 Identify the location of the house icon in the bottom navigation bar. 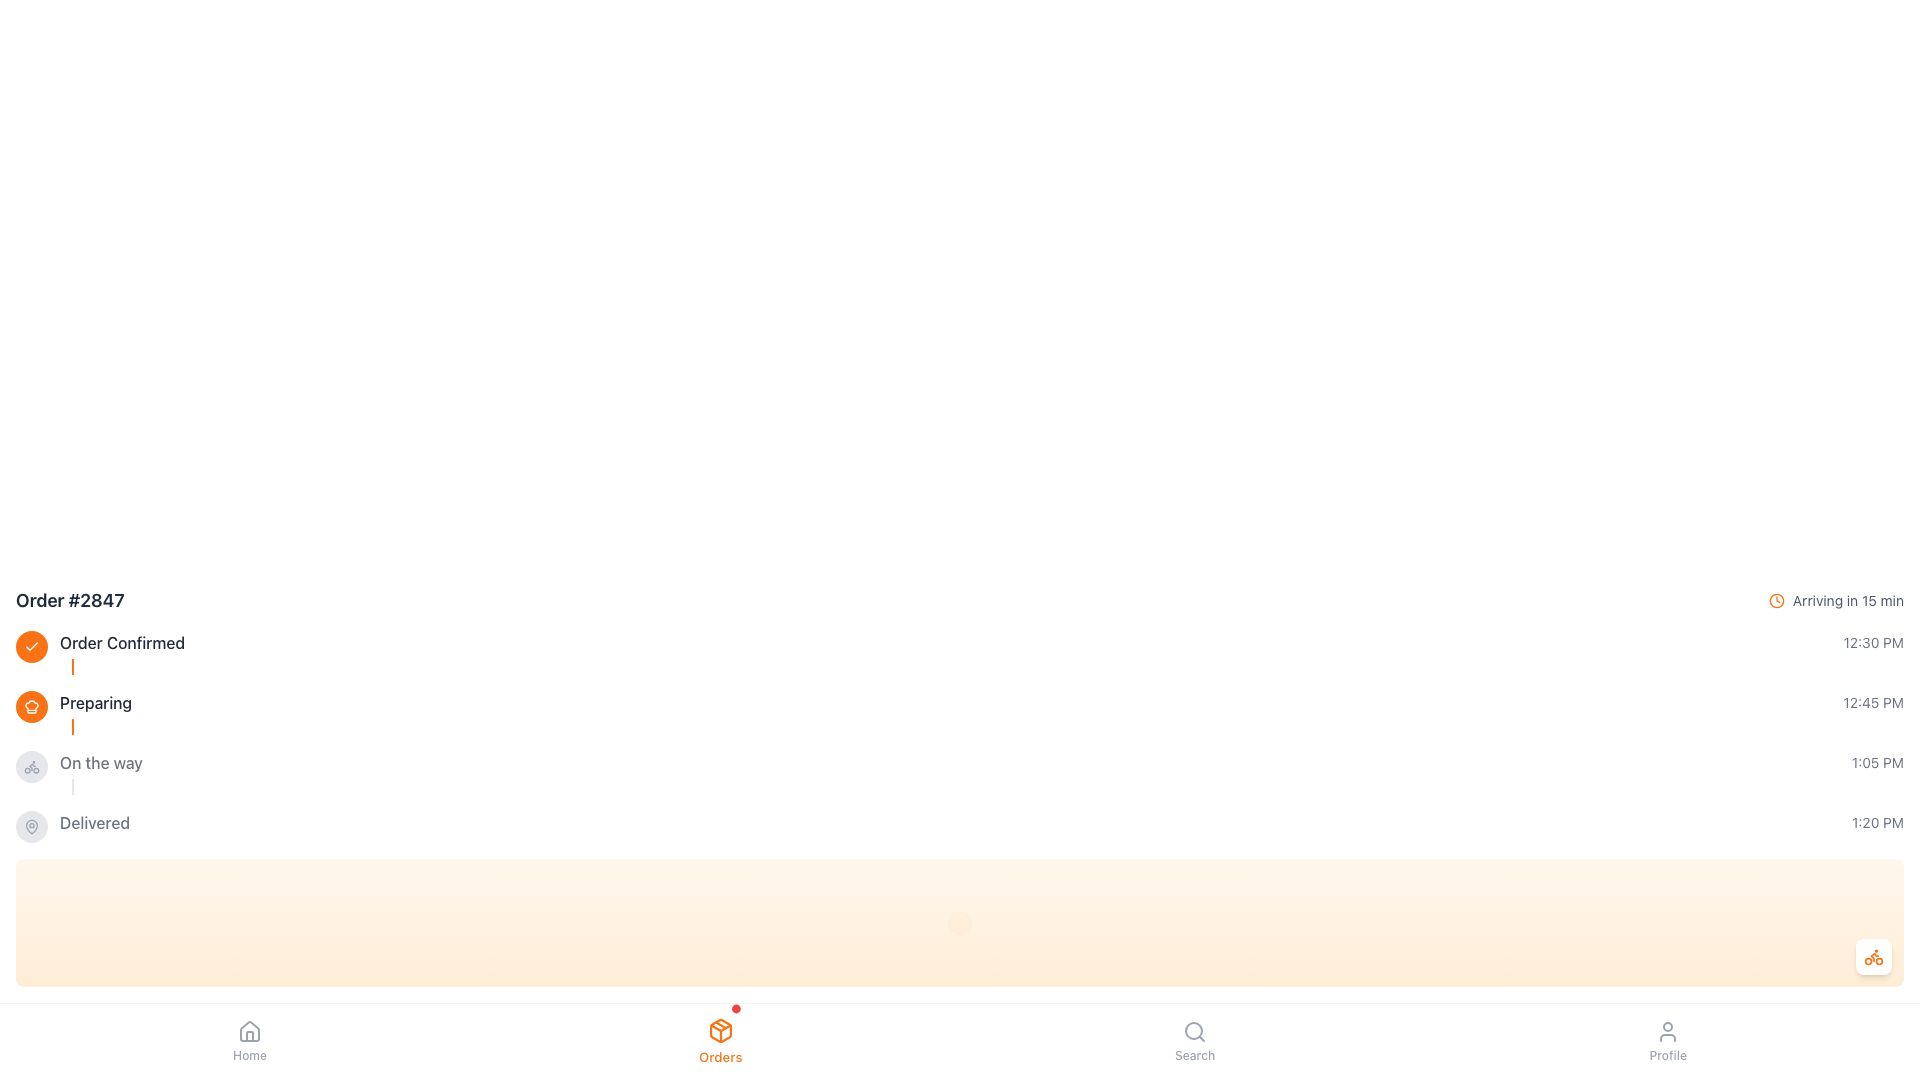
(248, 1032).